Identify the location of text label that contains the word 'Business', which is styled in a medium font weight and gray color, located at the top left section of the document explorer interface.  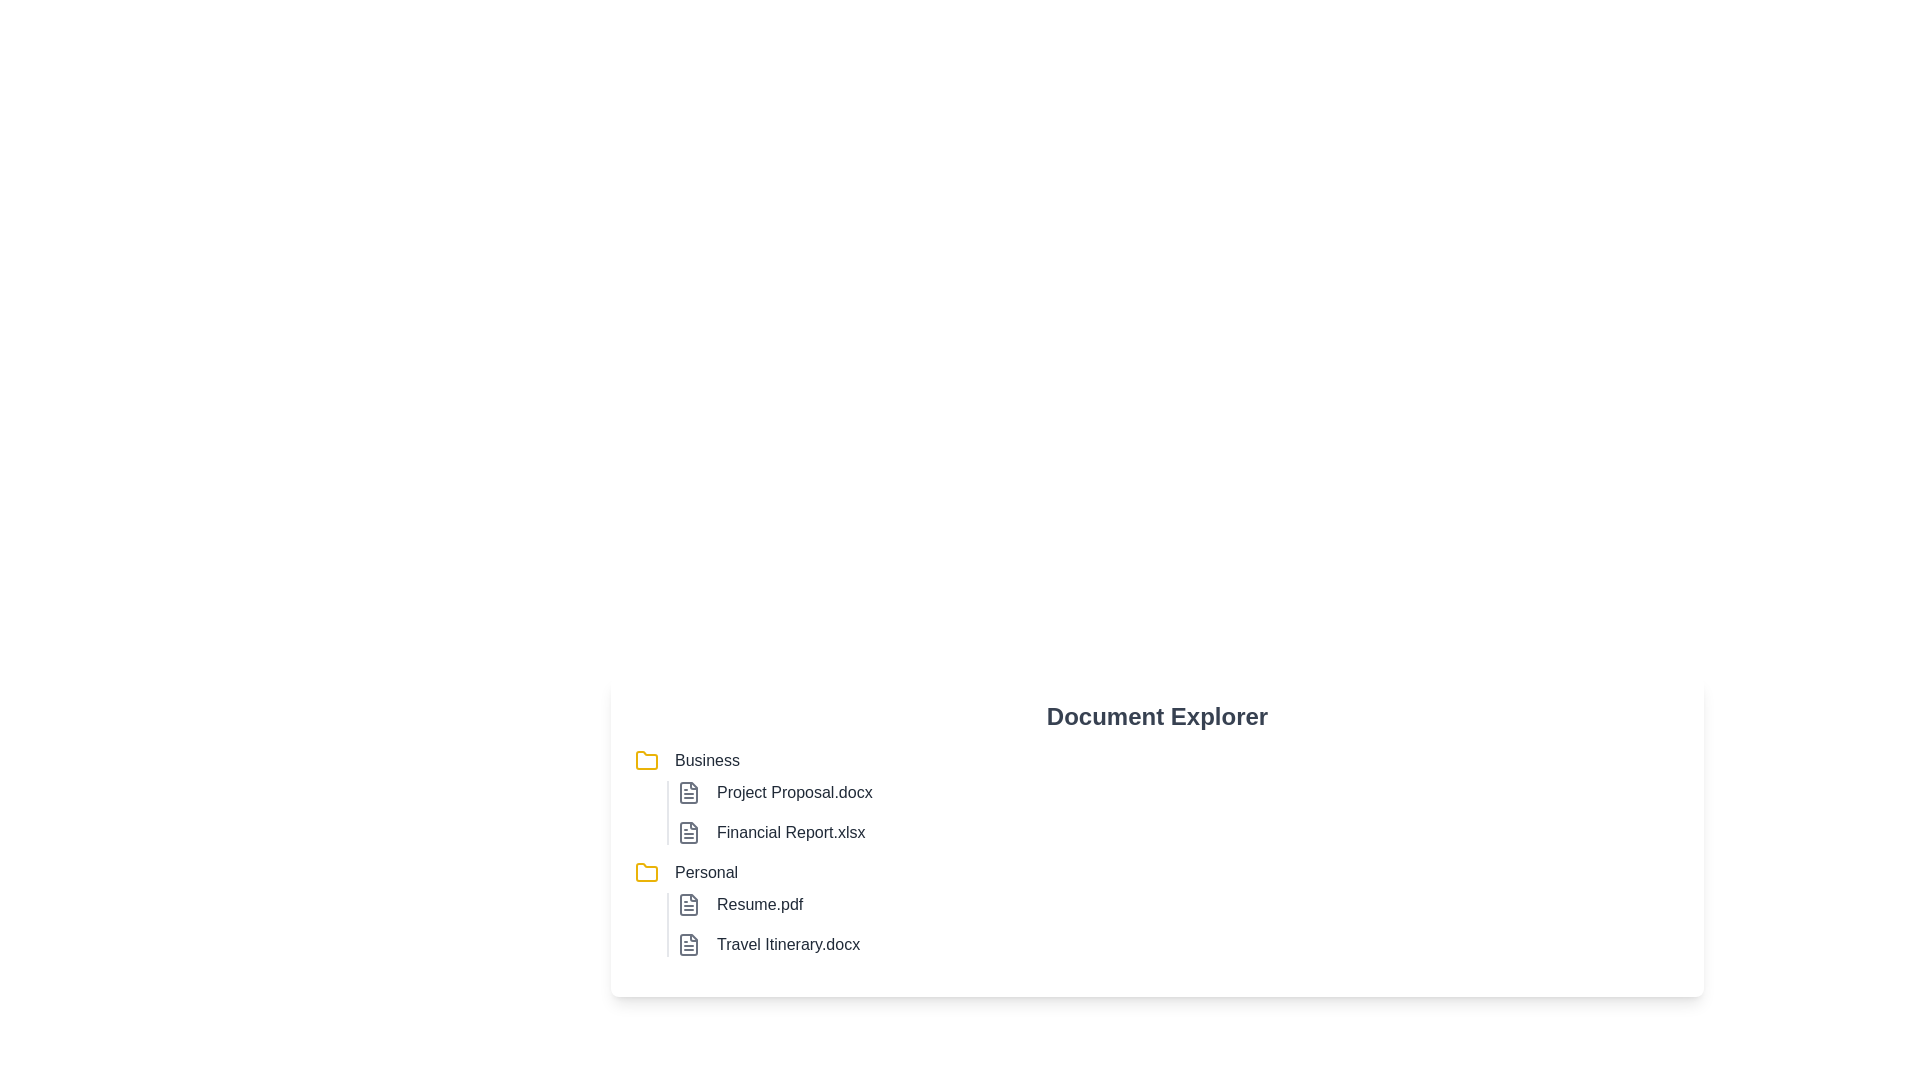
(707, 760).